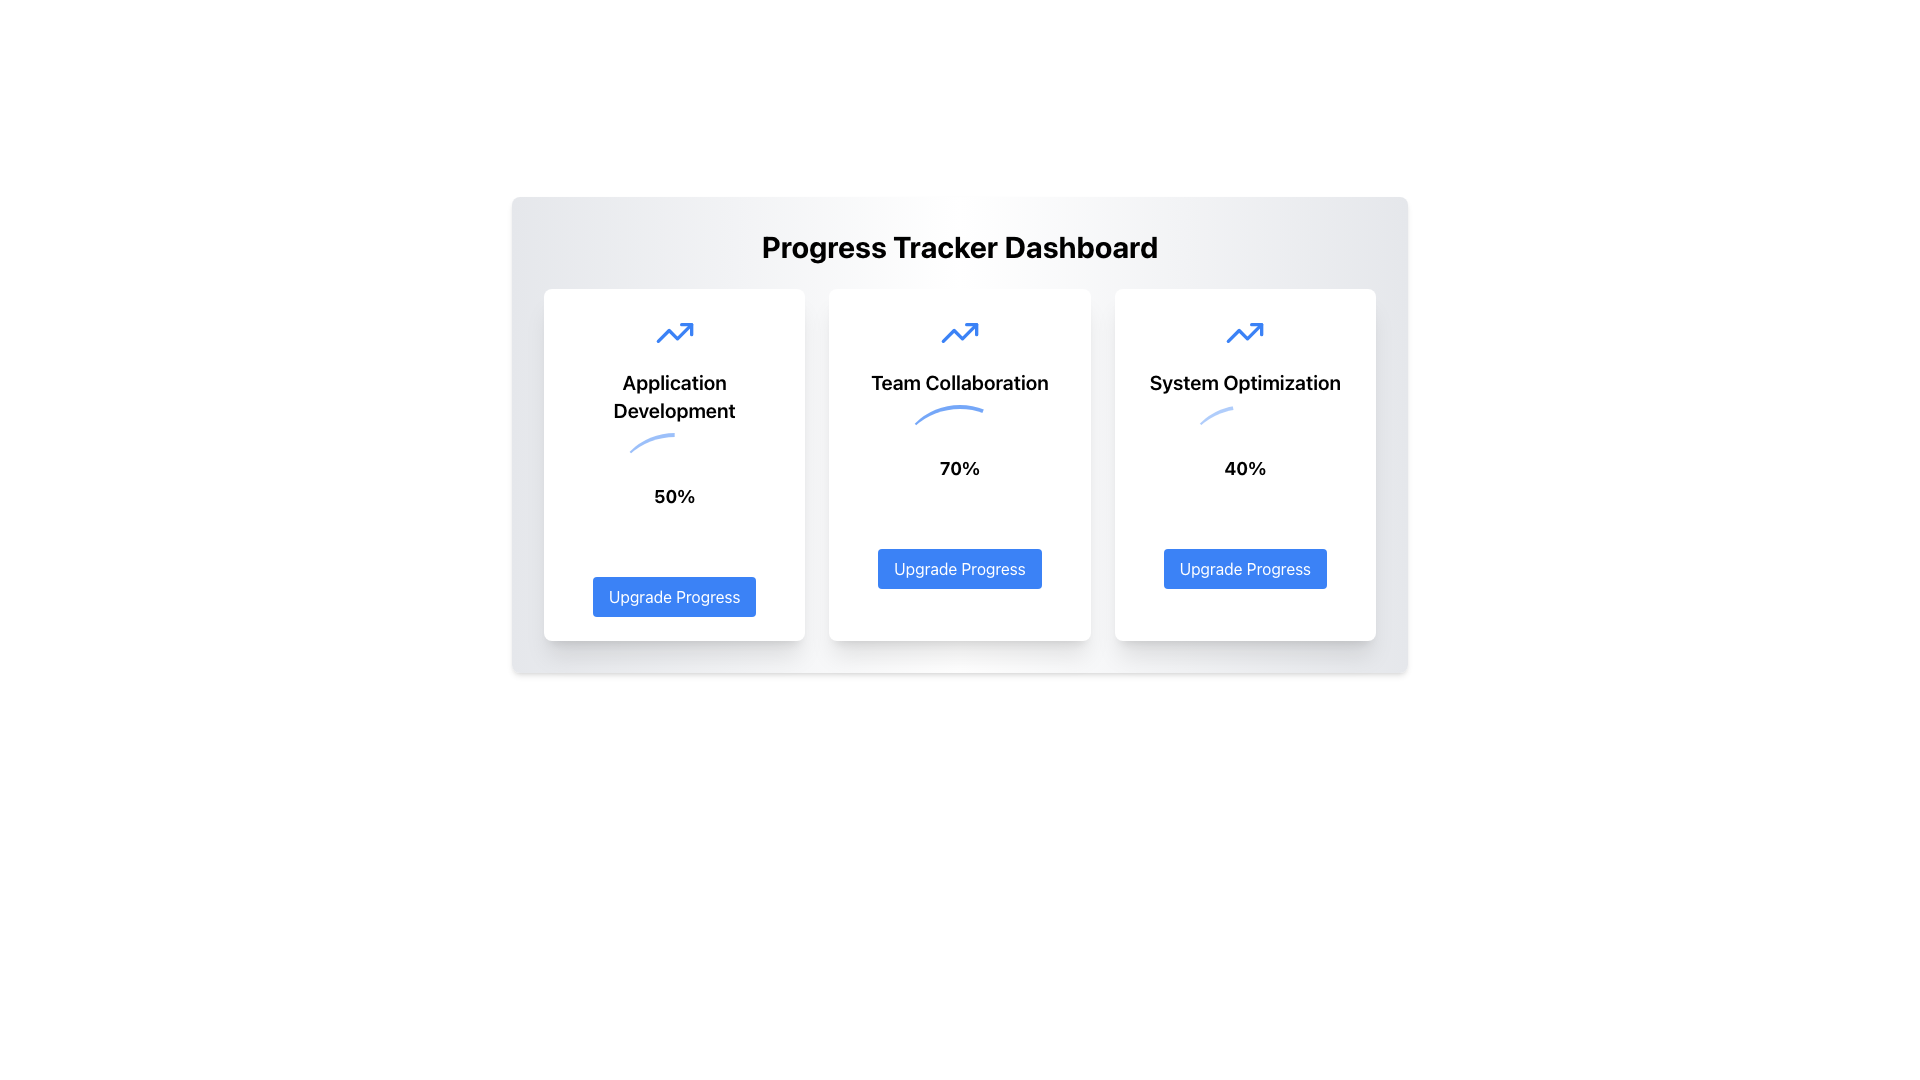 The height and width of the screenshot is (1080, 1920). I want to click on the button in the 'System Optimization' section, located below the '40%' label, to initiate an upgrade for the 'System Optimization' task, so click(1244, 569).